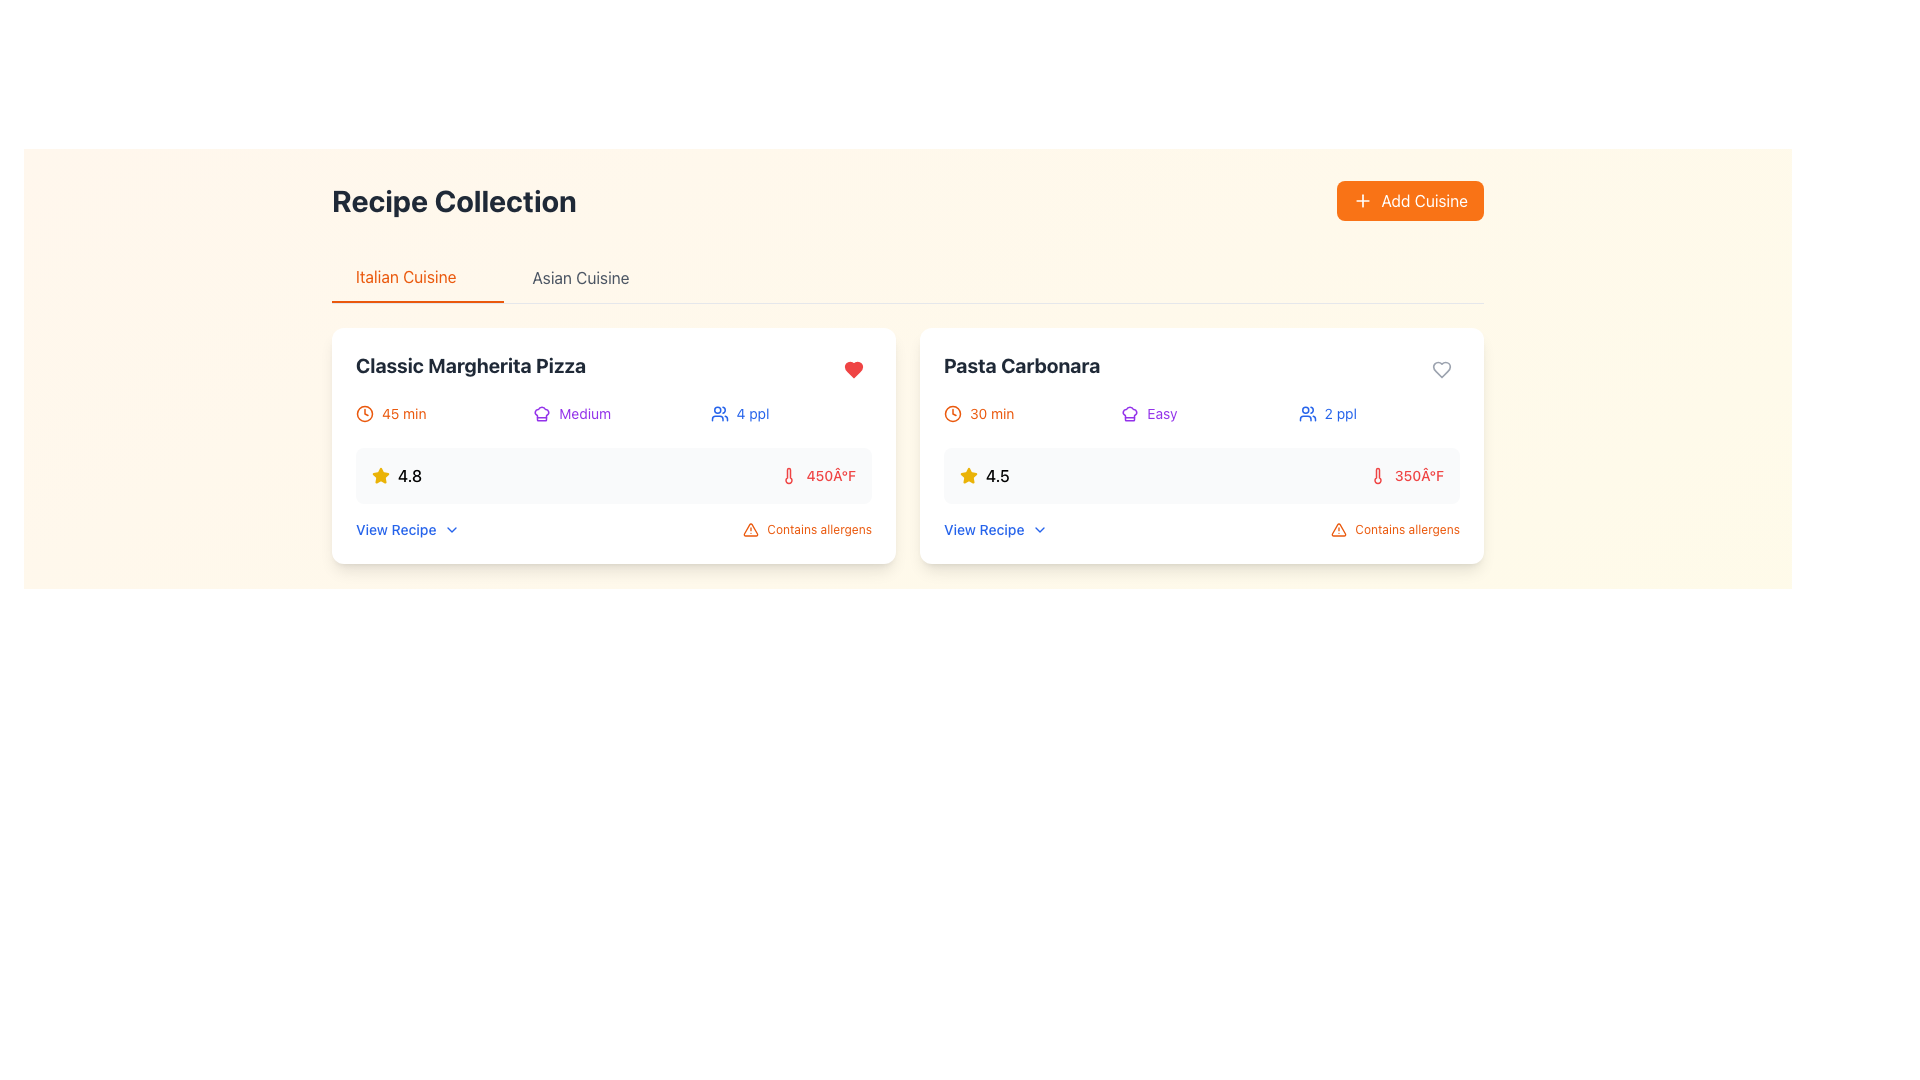 The height and width of the screenshot is (1080, 1920). What do you see at coordinates (592, 277) in the screenshot?
I see `the 'Asian Cuisine' text link in the navigation row` at bounding box center [592, 277].